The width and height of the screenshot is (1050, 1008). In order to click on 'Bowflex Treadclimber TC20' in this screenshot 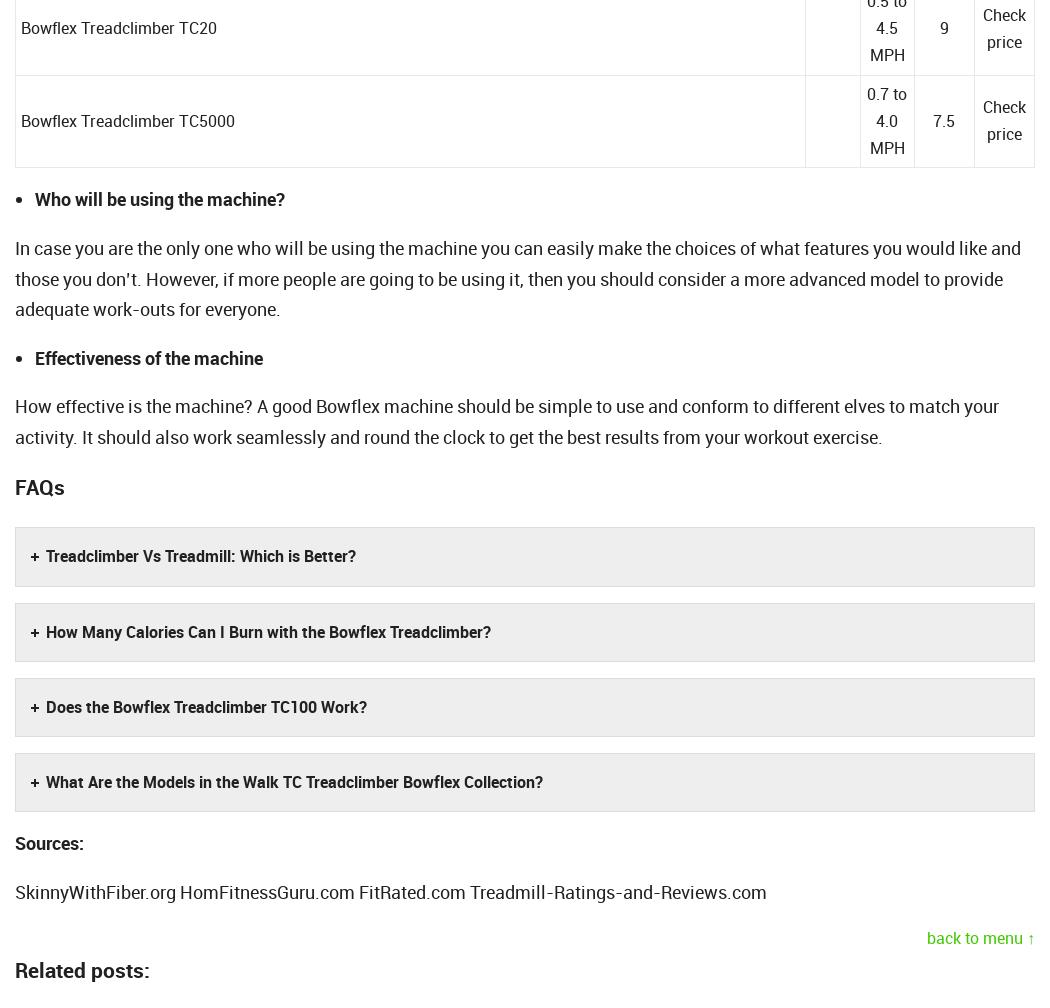, I will do `click(21, 28)`.